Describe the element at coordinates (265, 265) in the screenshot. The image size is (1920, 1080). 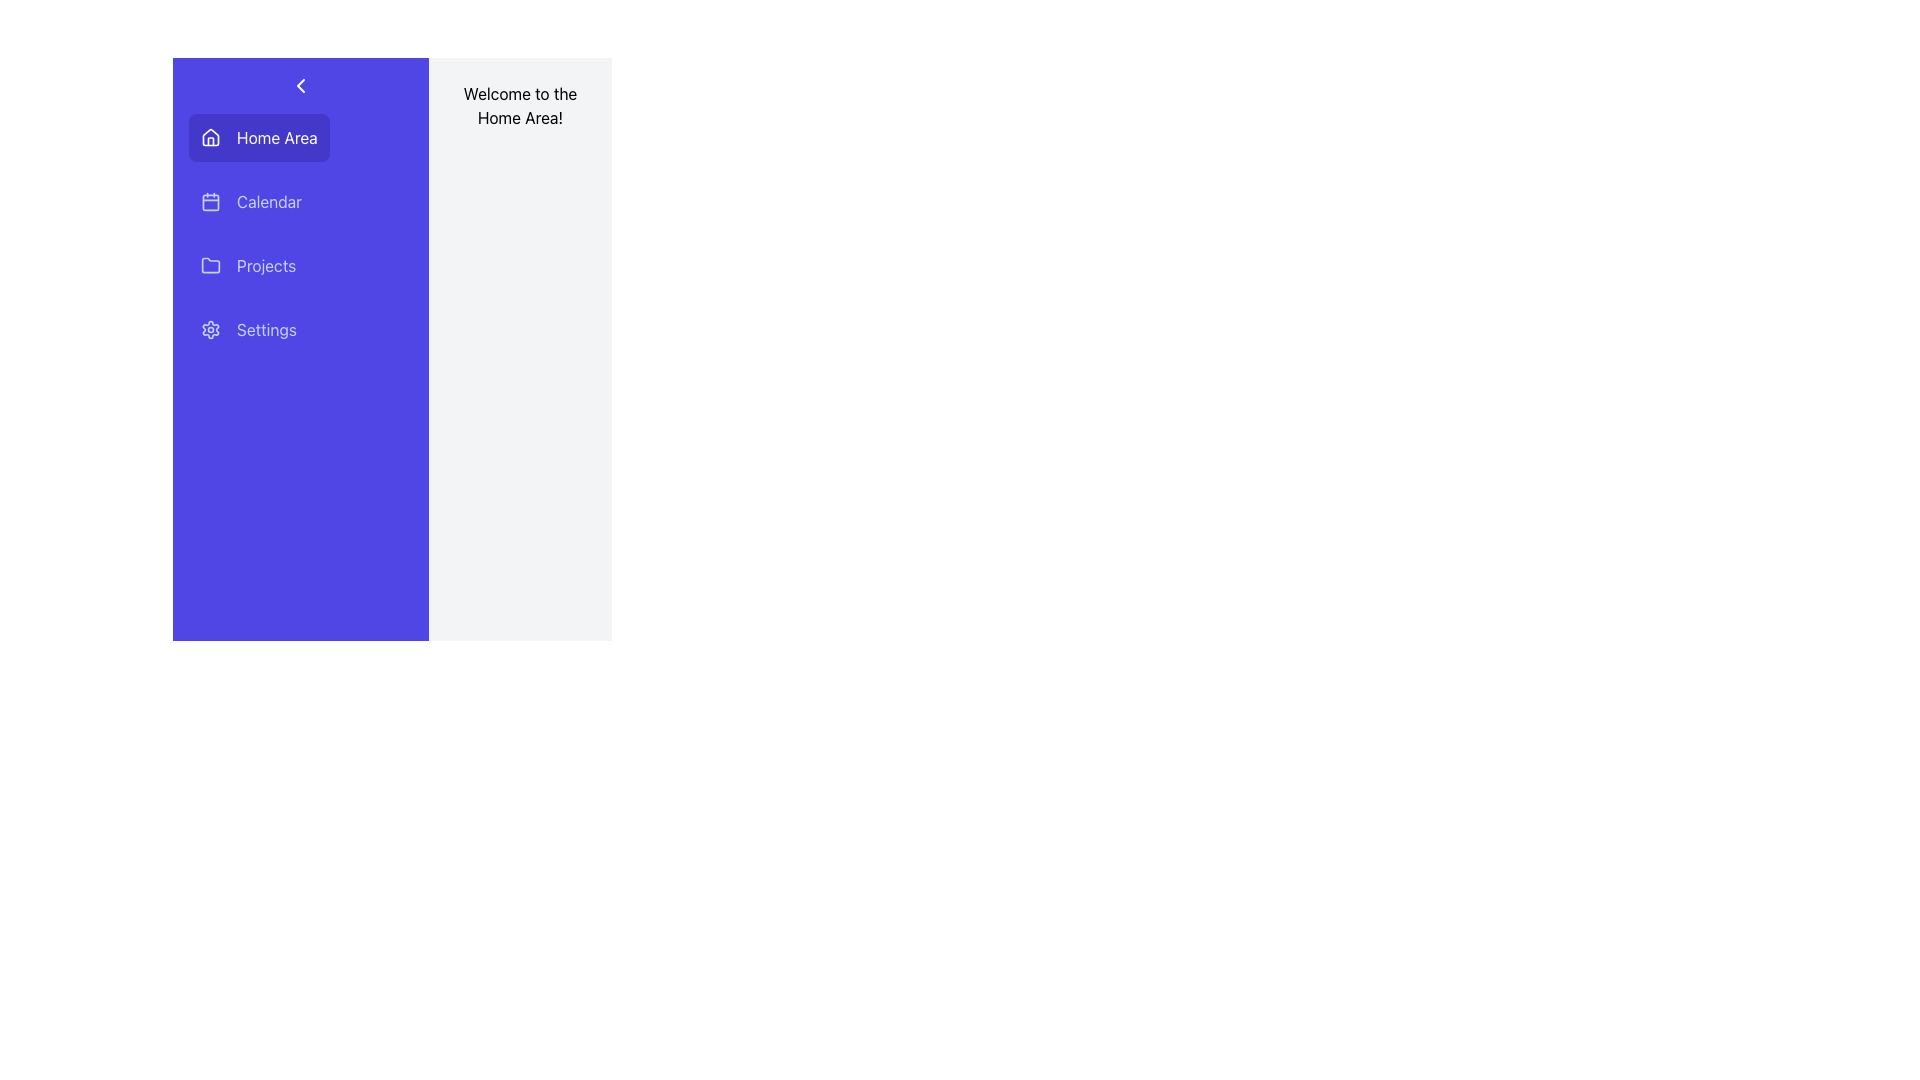
I see `the 'Projects' text label in the blue sidebar navigation menu` at that location.